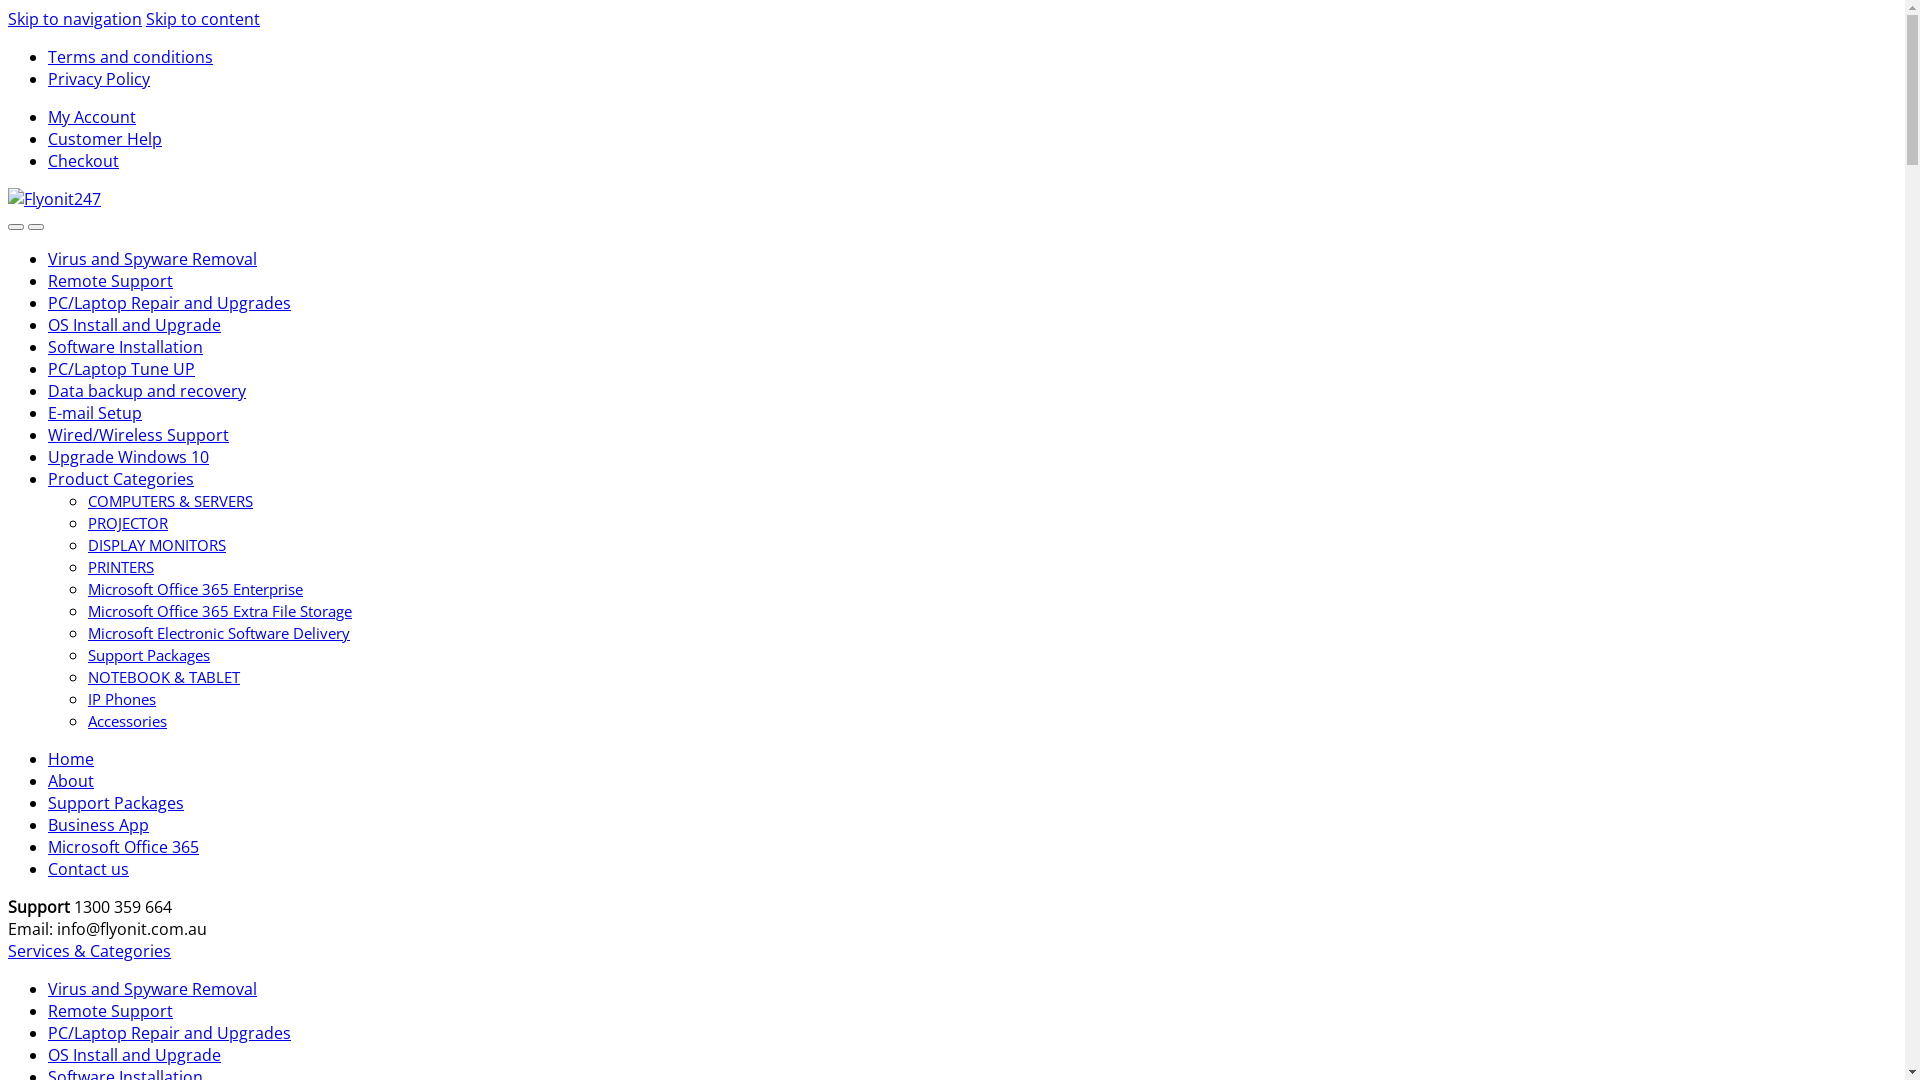 The width and height of the screenshot is (1920, 1080). Describe the element at coordinates (133, 323) in the screenshot. I see `'OS Install and Upgrade'` at that location.